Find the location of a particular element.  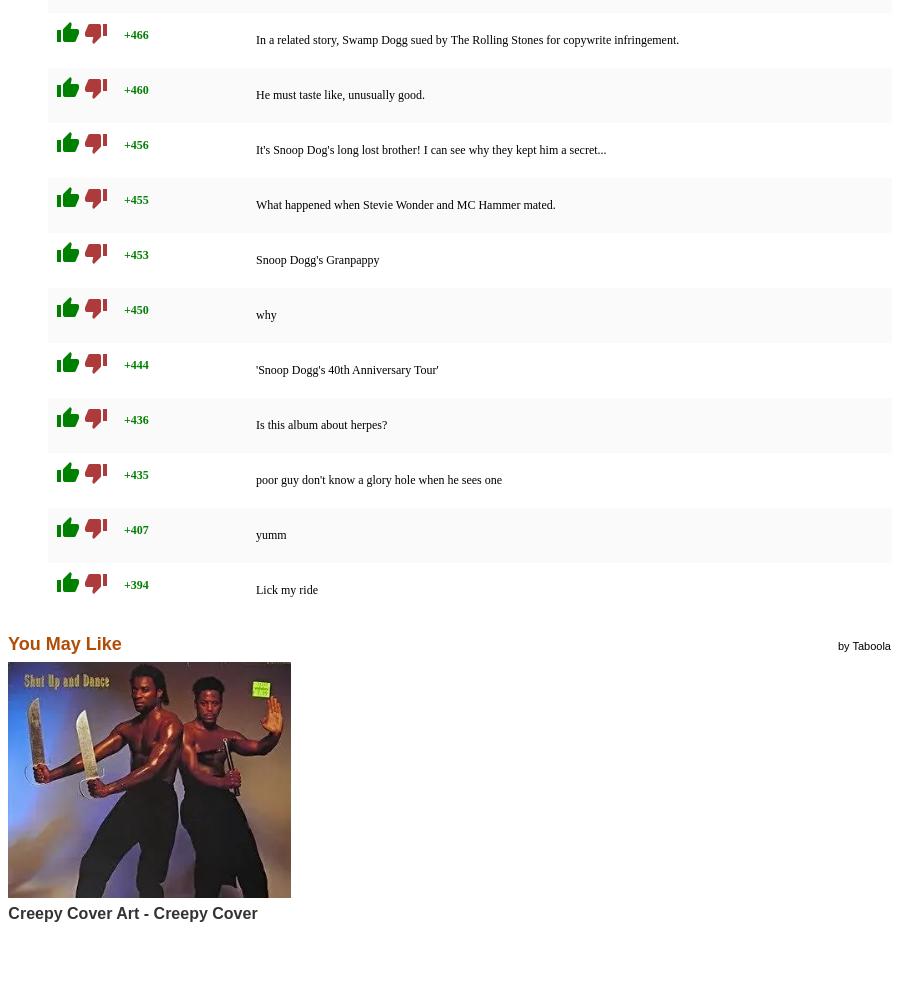

'+453' is located at coordinates (135, 252).